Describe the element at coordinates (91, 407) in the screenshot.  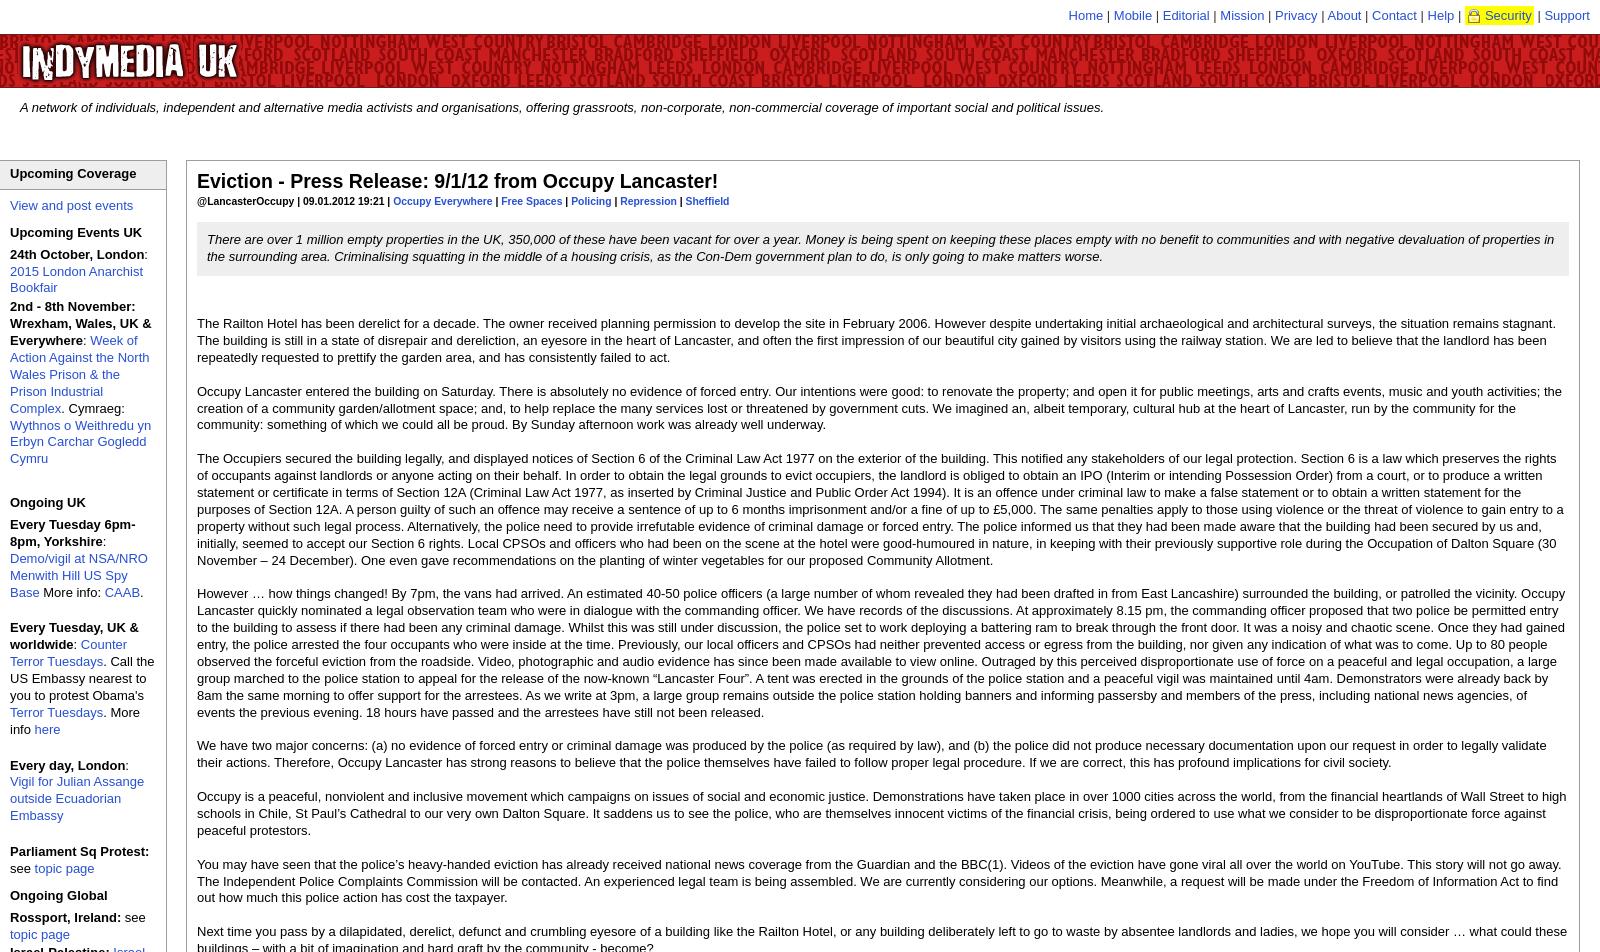
I see `'. 
Cymraeg:'` at that location.